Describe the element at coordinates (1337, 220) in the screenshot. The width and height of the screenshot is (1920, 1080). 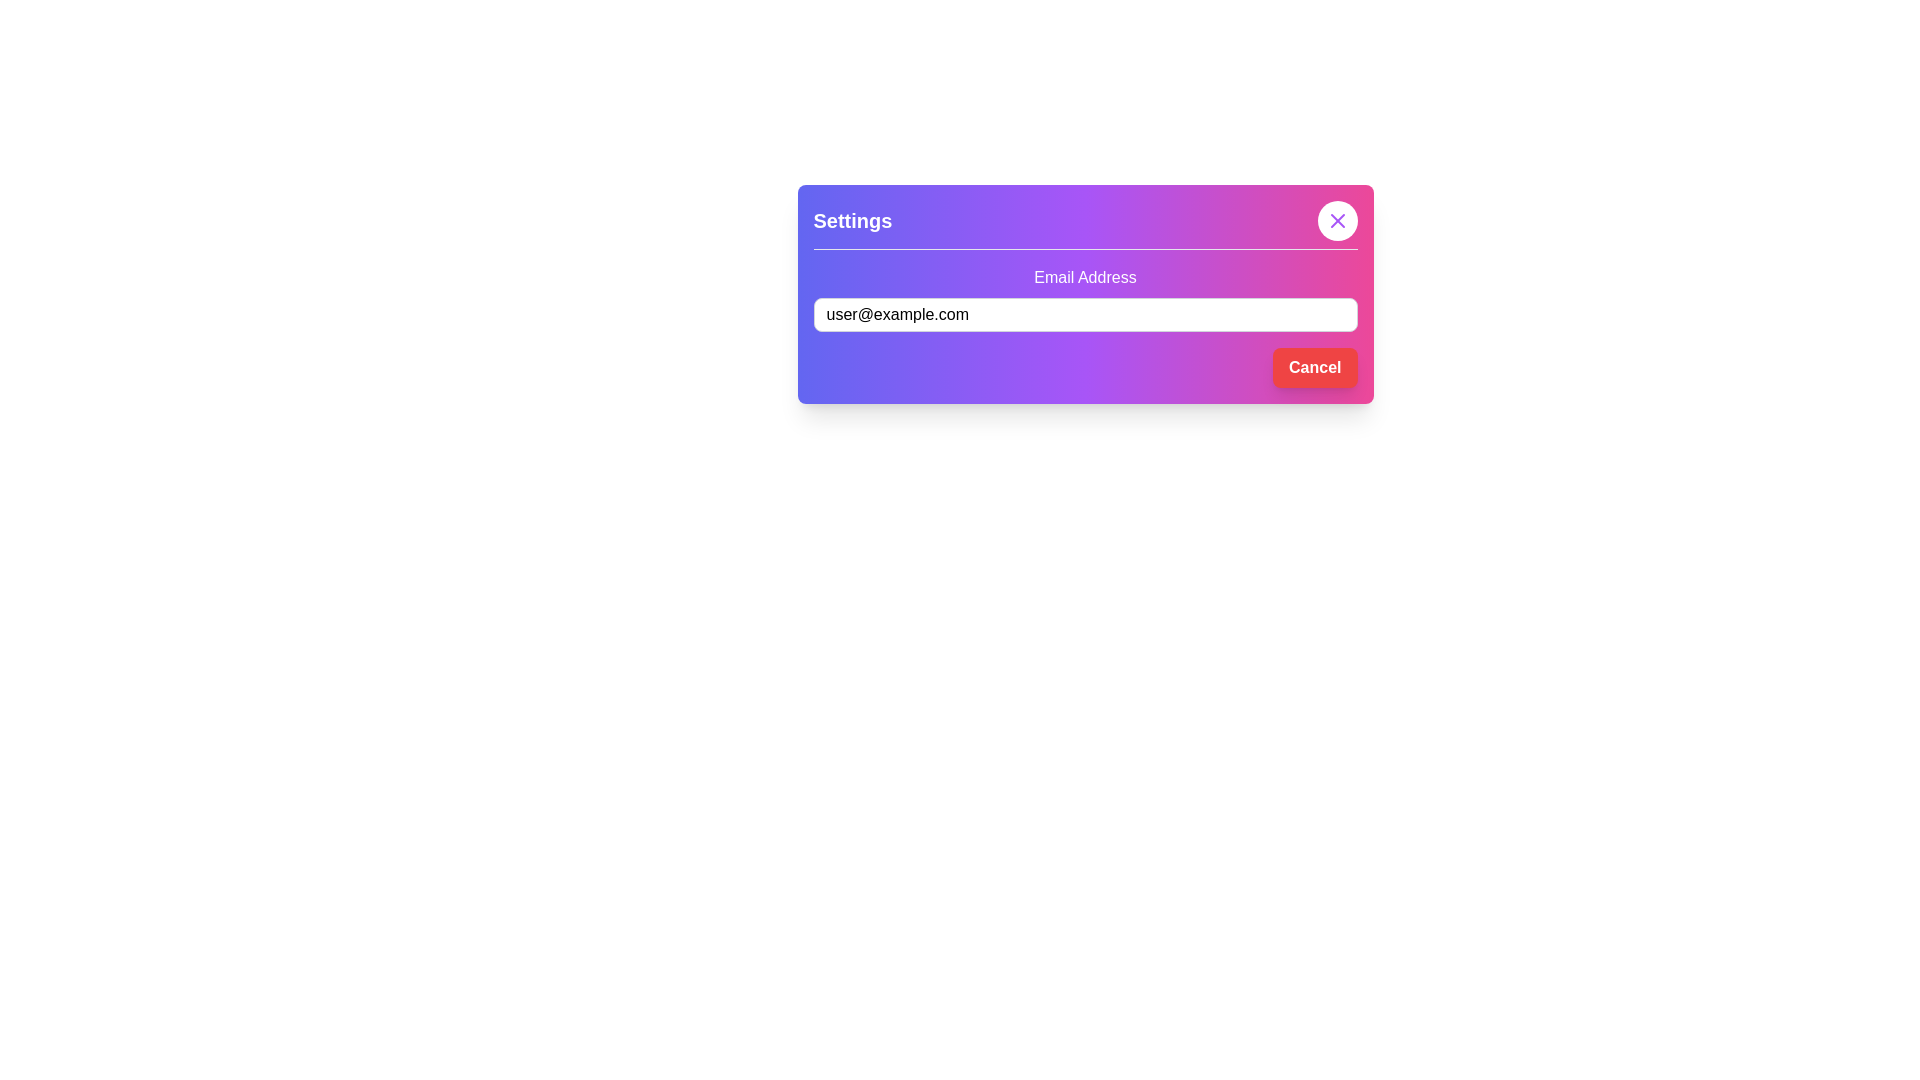
I see `the circular button with a white background and a purple 'X' icon in the upper-right corner of the 'Settings' modal` at that location.